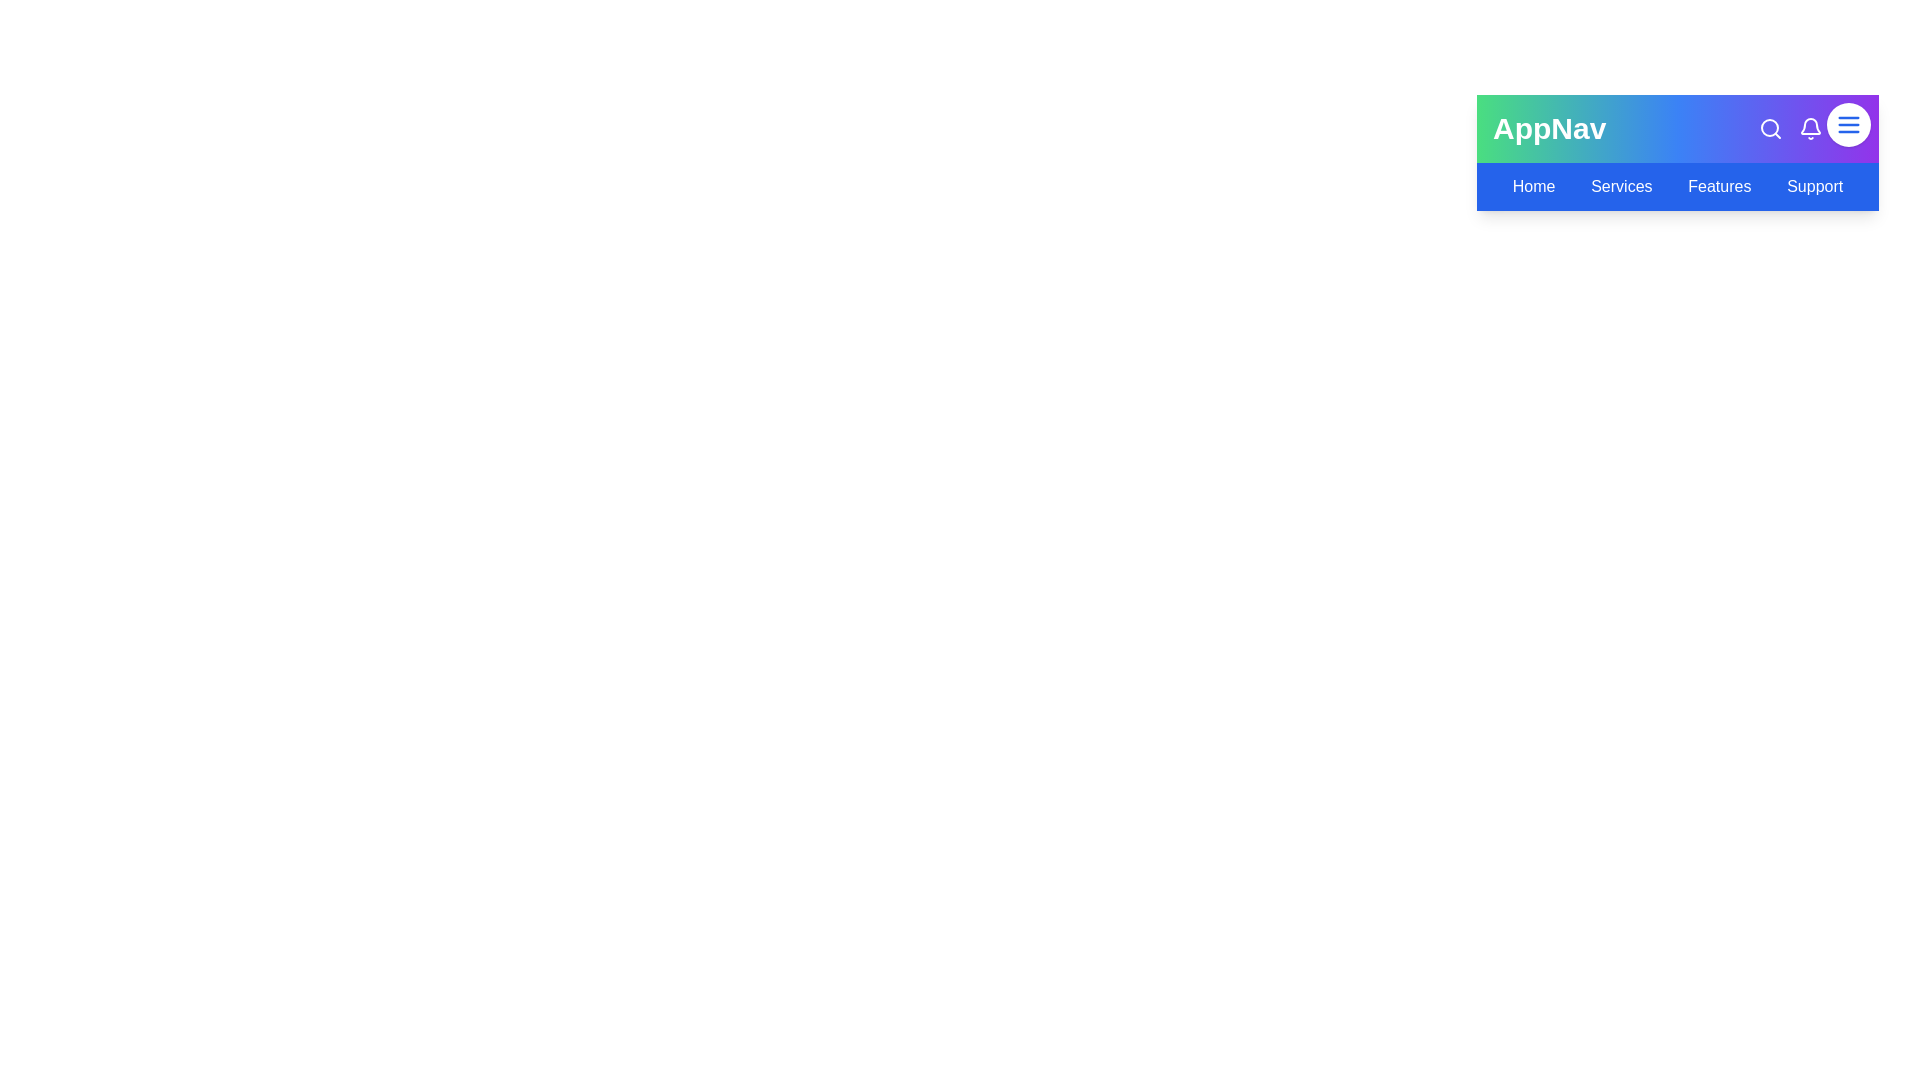  Describe the element at coordinates (1533, 186) in the screenshot. I see `the navigation link Home` at that location.